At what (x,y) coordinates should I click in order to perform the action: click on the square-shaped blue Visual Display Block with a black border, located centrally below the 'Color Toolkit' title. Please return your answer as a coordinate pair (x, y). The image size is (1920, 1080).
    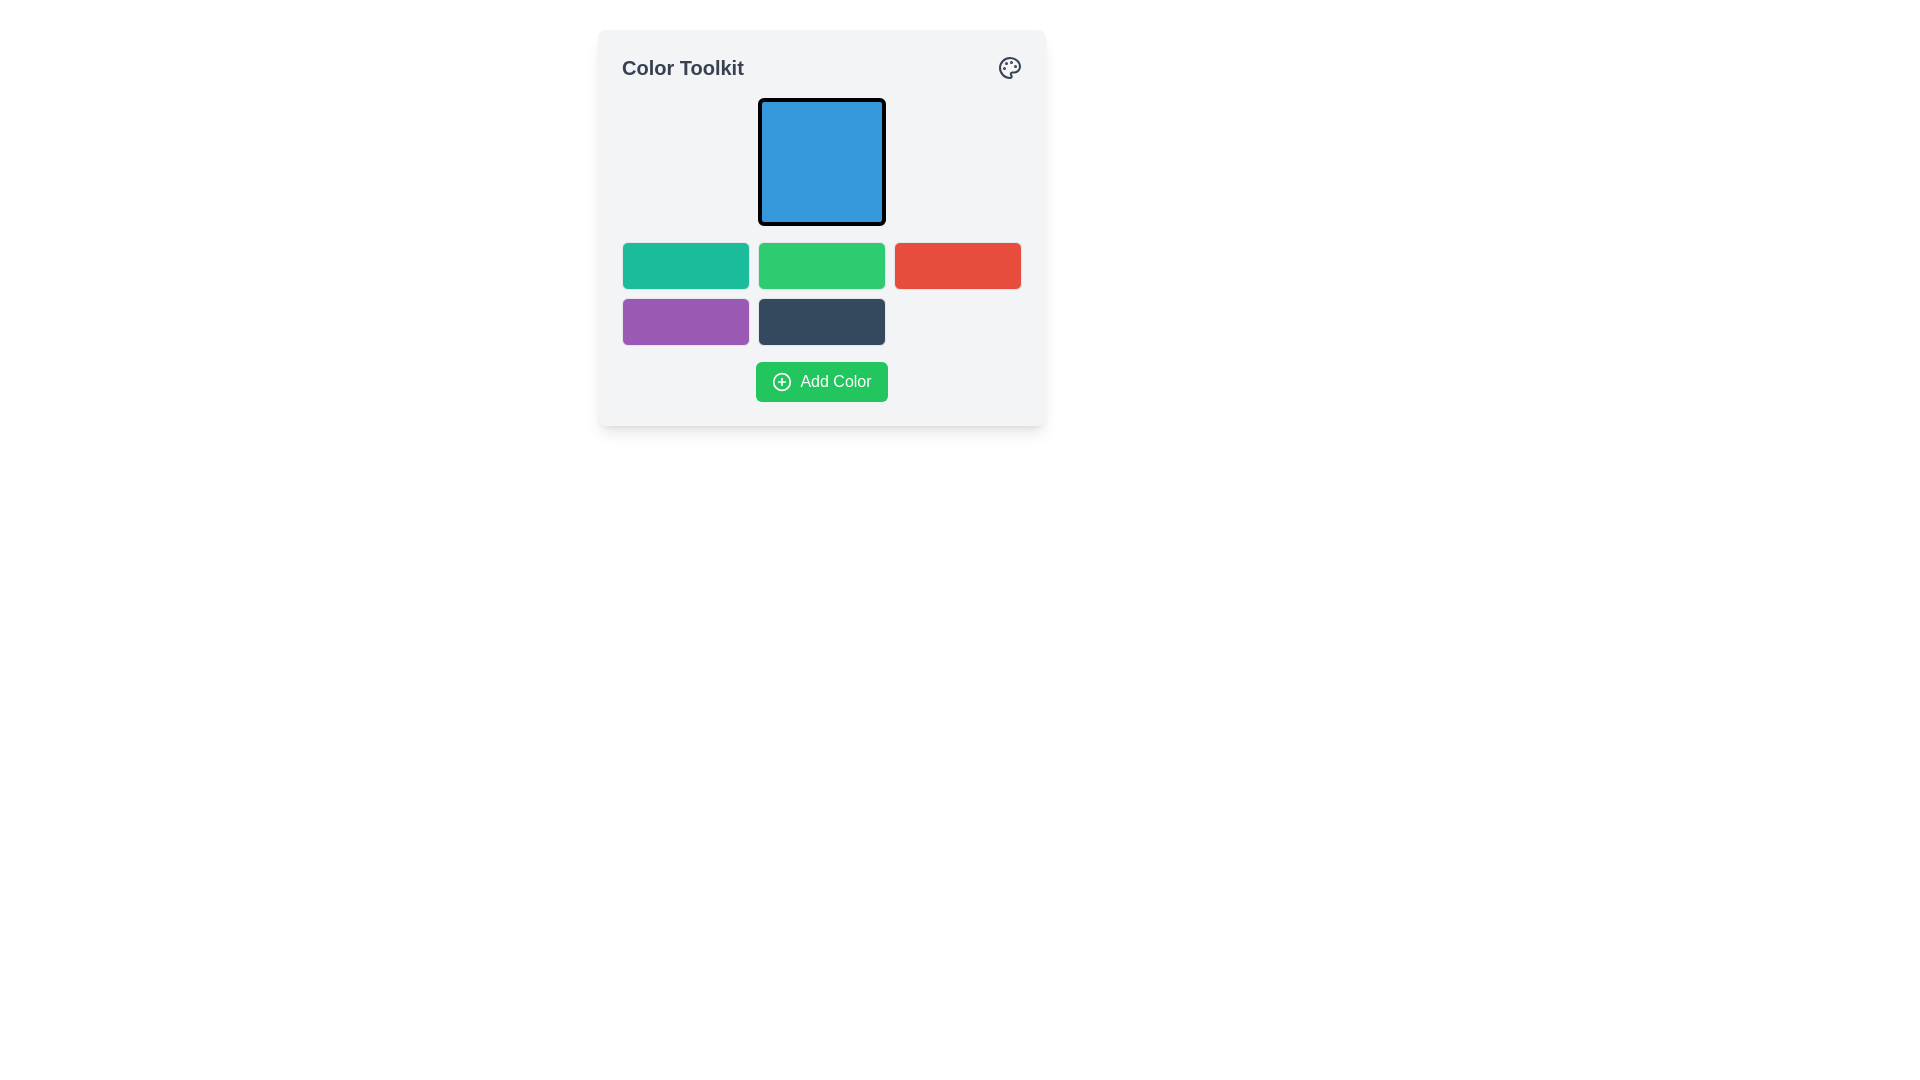
    Looking at the image, I should click on (821, 226).